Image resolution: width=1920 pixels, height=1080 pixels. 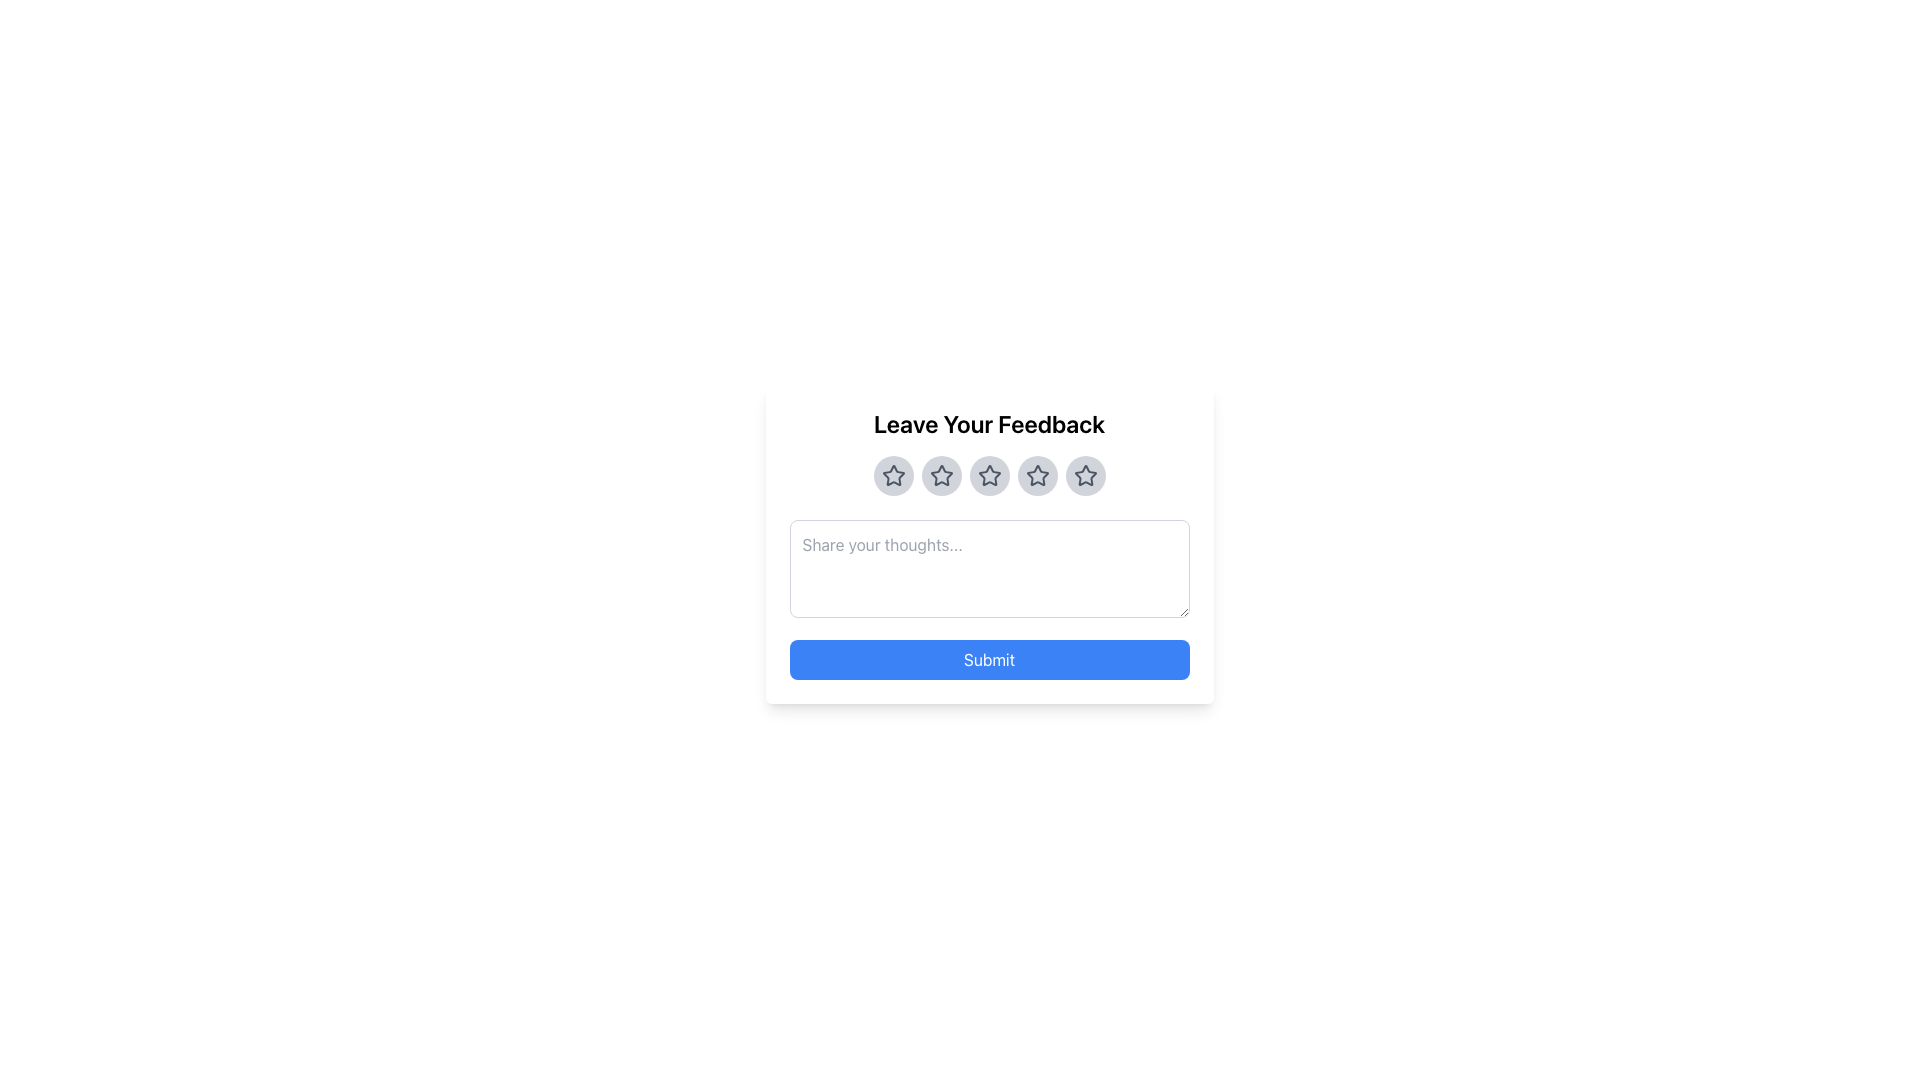 I want to click on the fifth star icon with a hollow center, so click(x=1084, y=475).